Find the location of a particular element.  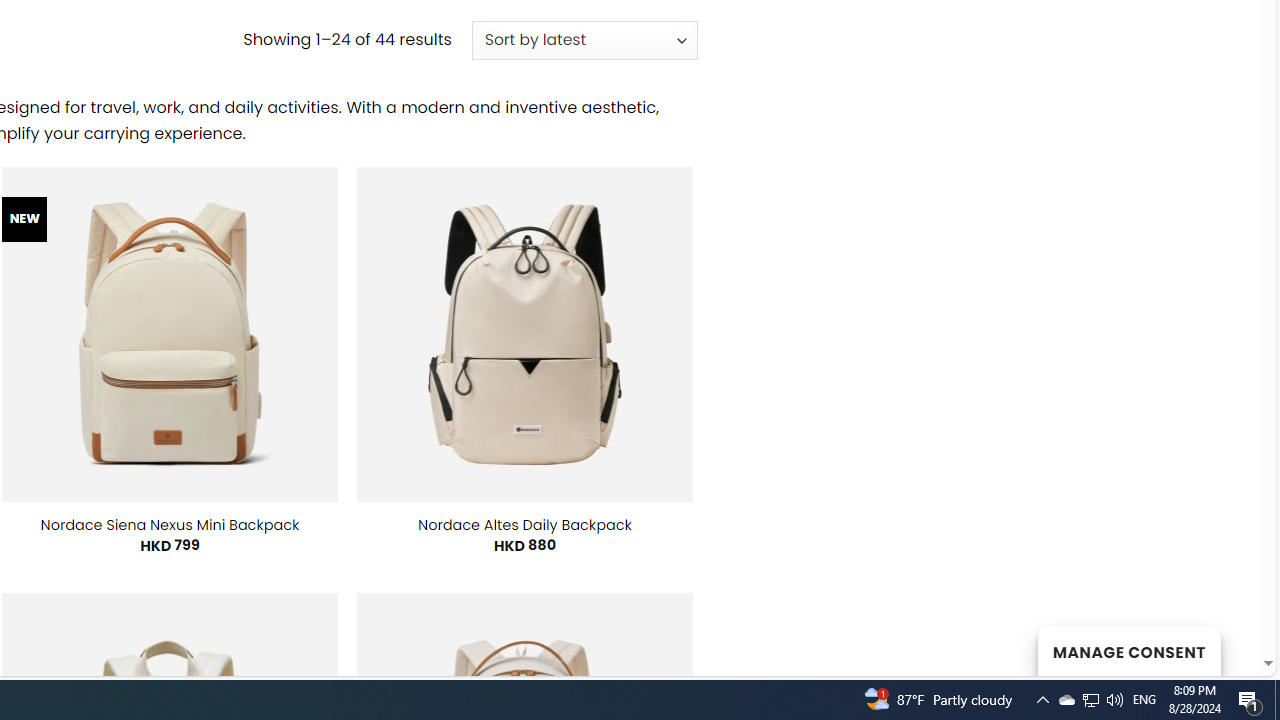

'Shop order' is located at coordinates (583, 41).